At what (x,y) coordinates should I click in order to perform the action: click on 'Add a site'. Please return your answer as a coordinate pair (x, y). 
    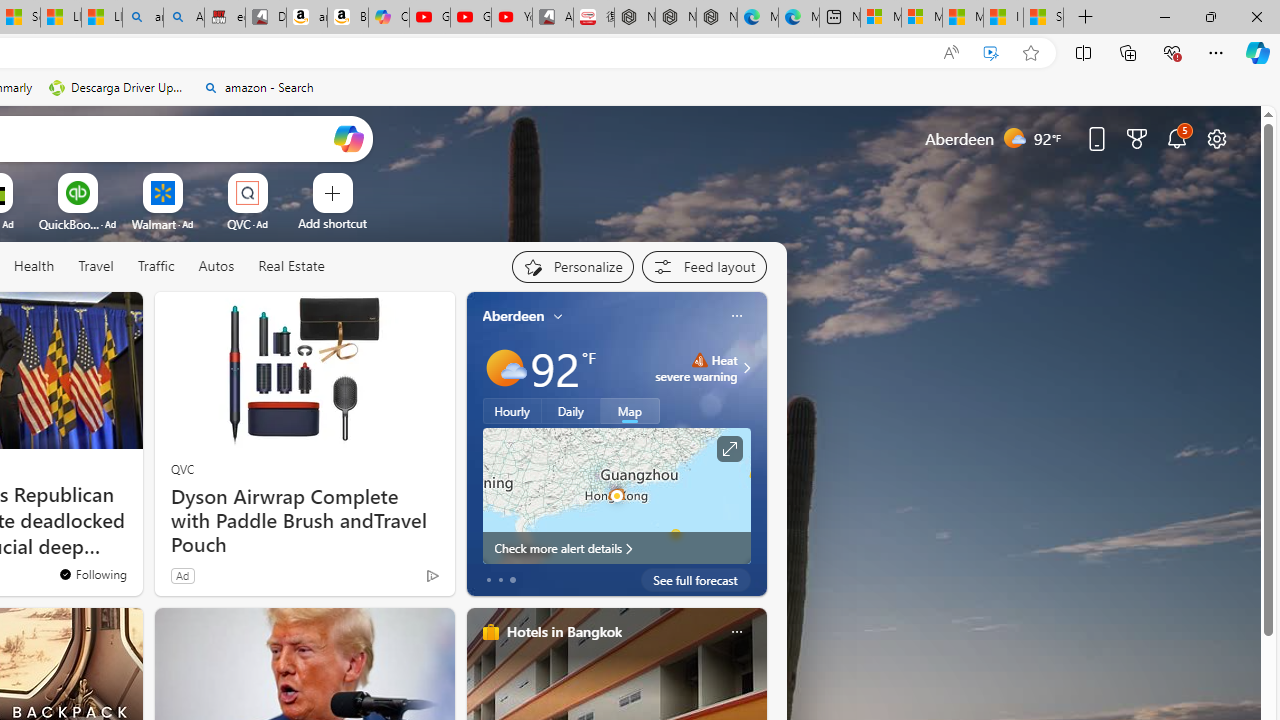
    Looking at the image, I should click on (332, 223).